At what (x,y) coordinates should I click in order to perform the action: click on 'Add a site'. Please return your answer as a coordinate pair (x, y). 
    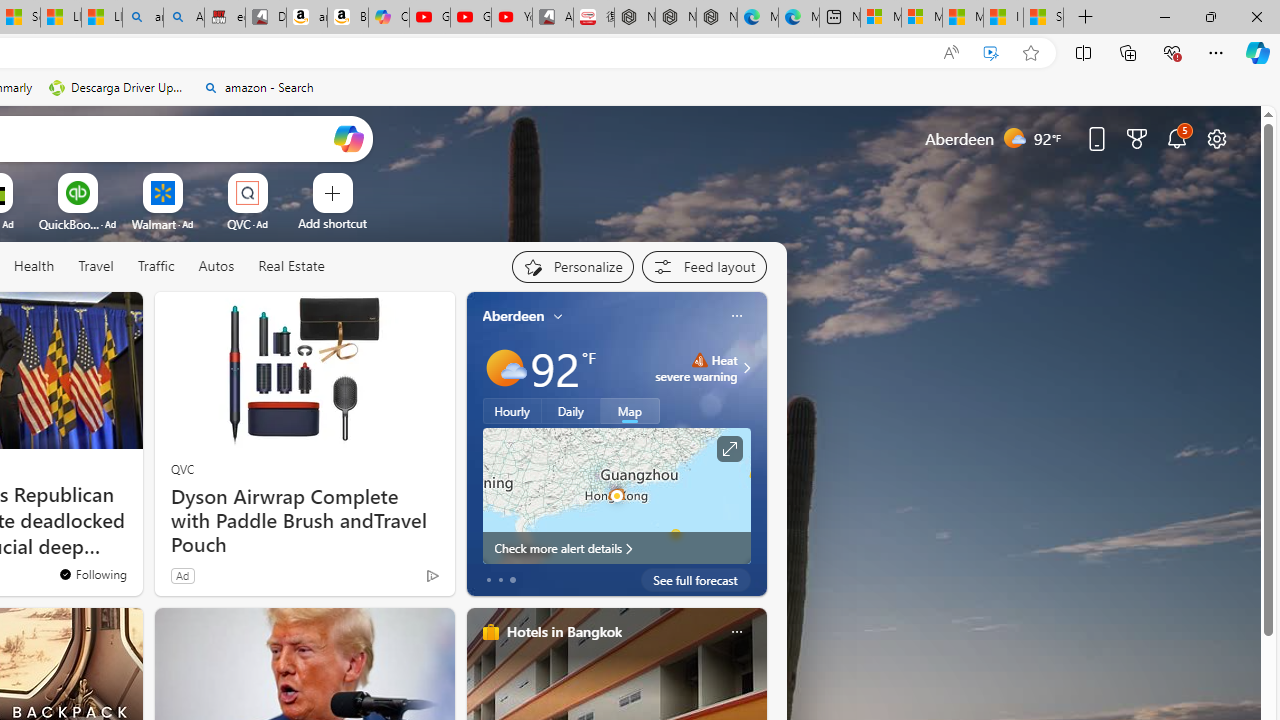
    Looking at the image, I should click on (332, 223).